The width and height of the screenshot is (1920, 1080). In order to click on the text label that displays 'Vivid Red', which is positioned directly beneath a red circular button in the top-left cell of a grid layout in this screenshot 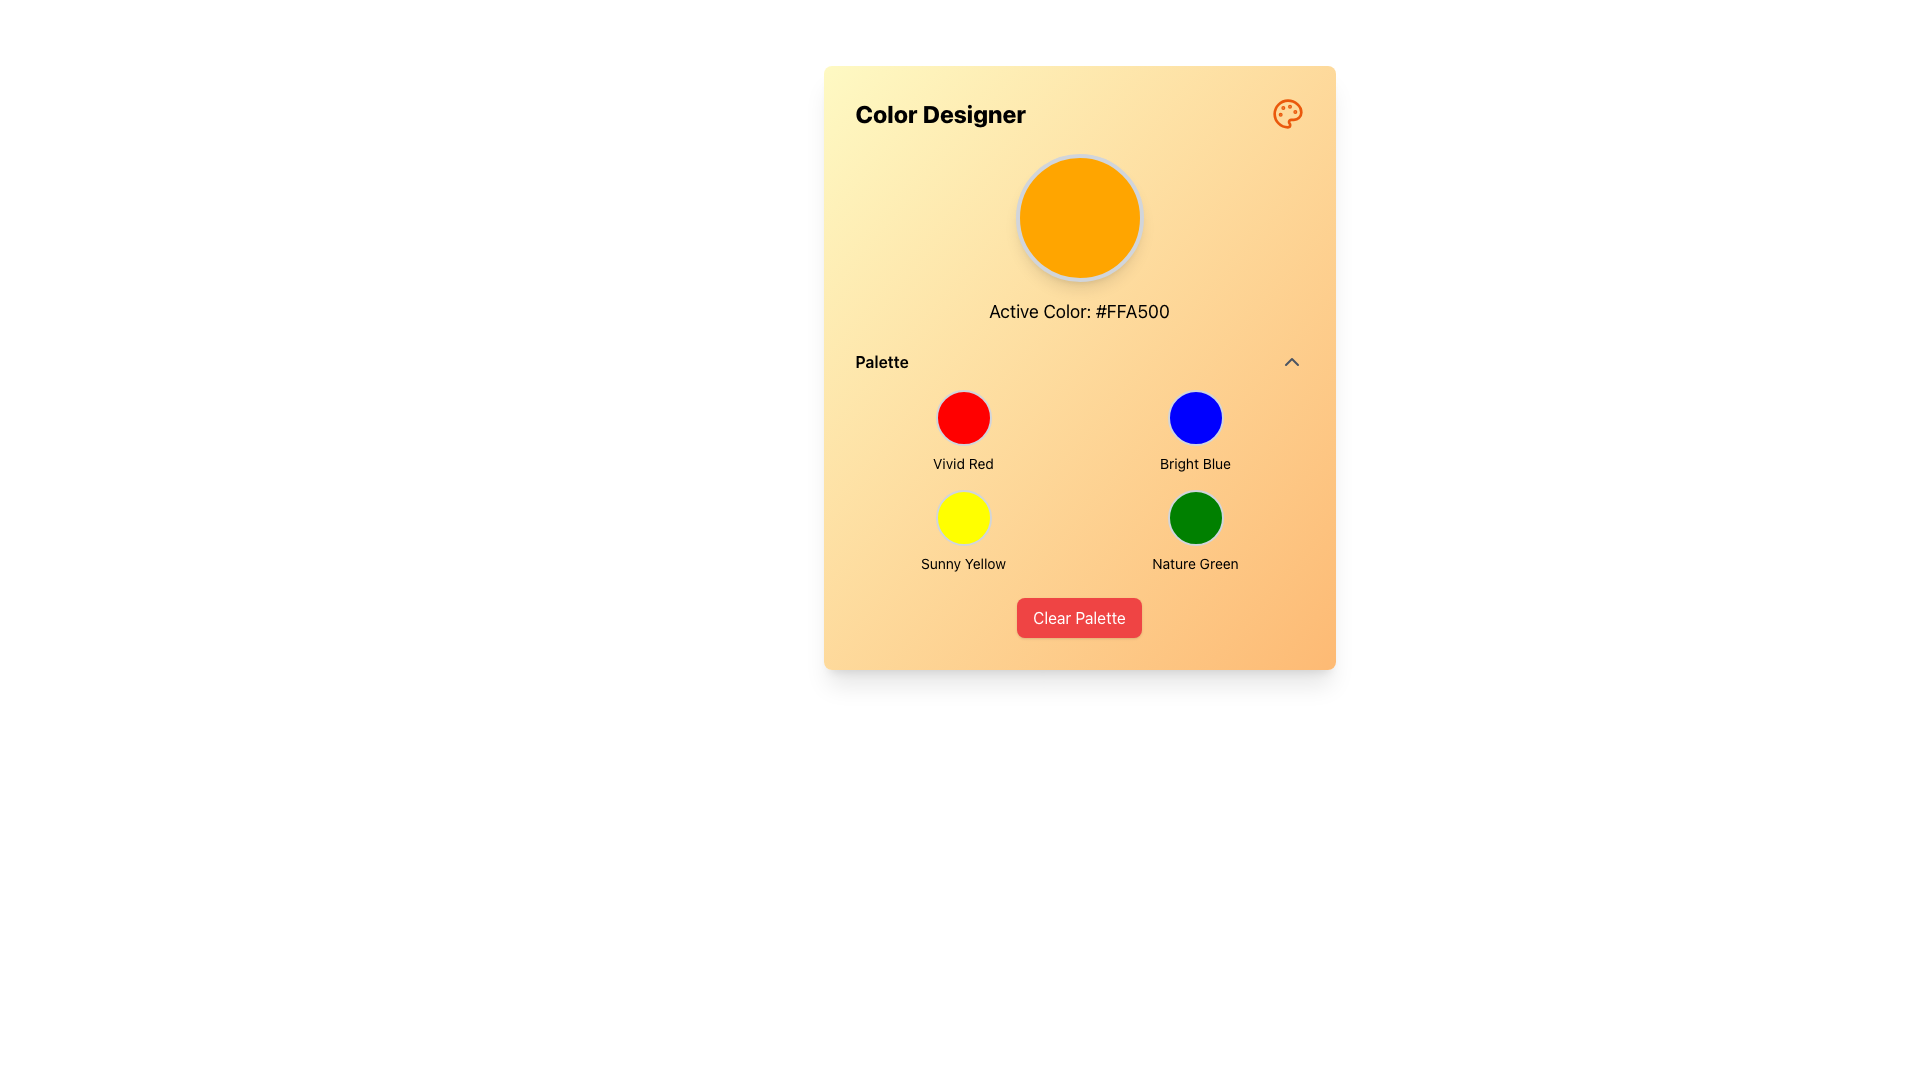, I will do `click(963, 463)`.